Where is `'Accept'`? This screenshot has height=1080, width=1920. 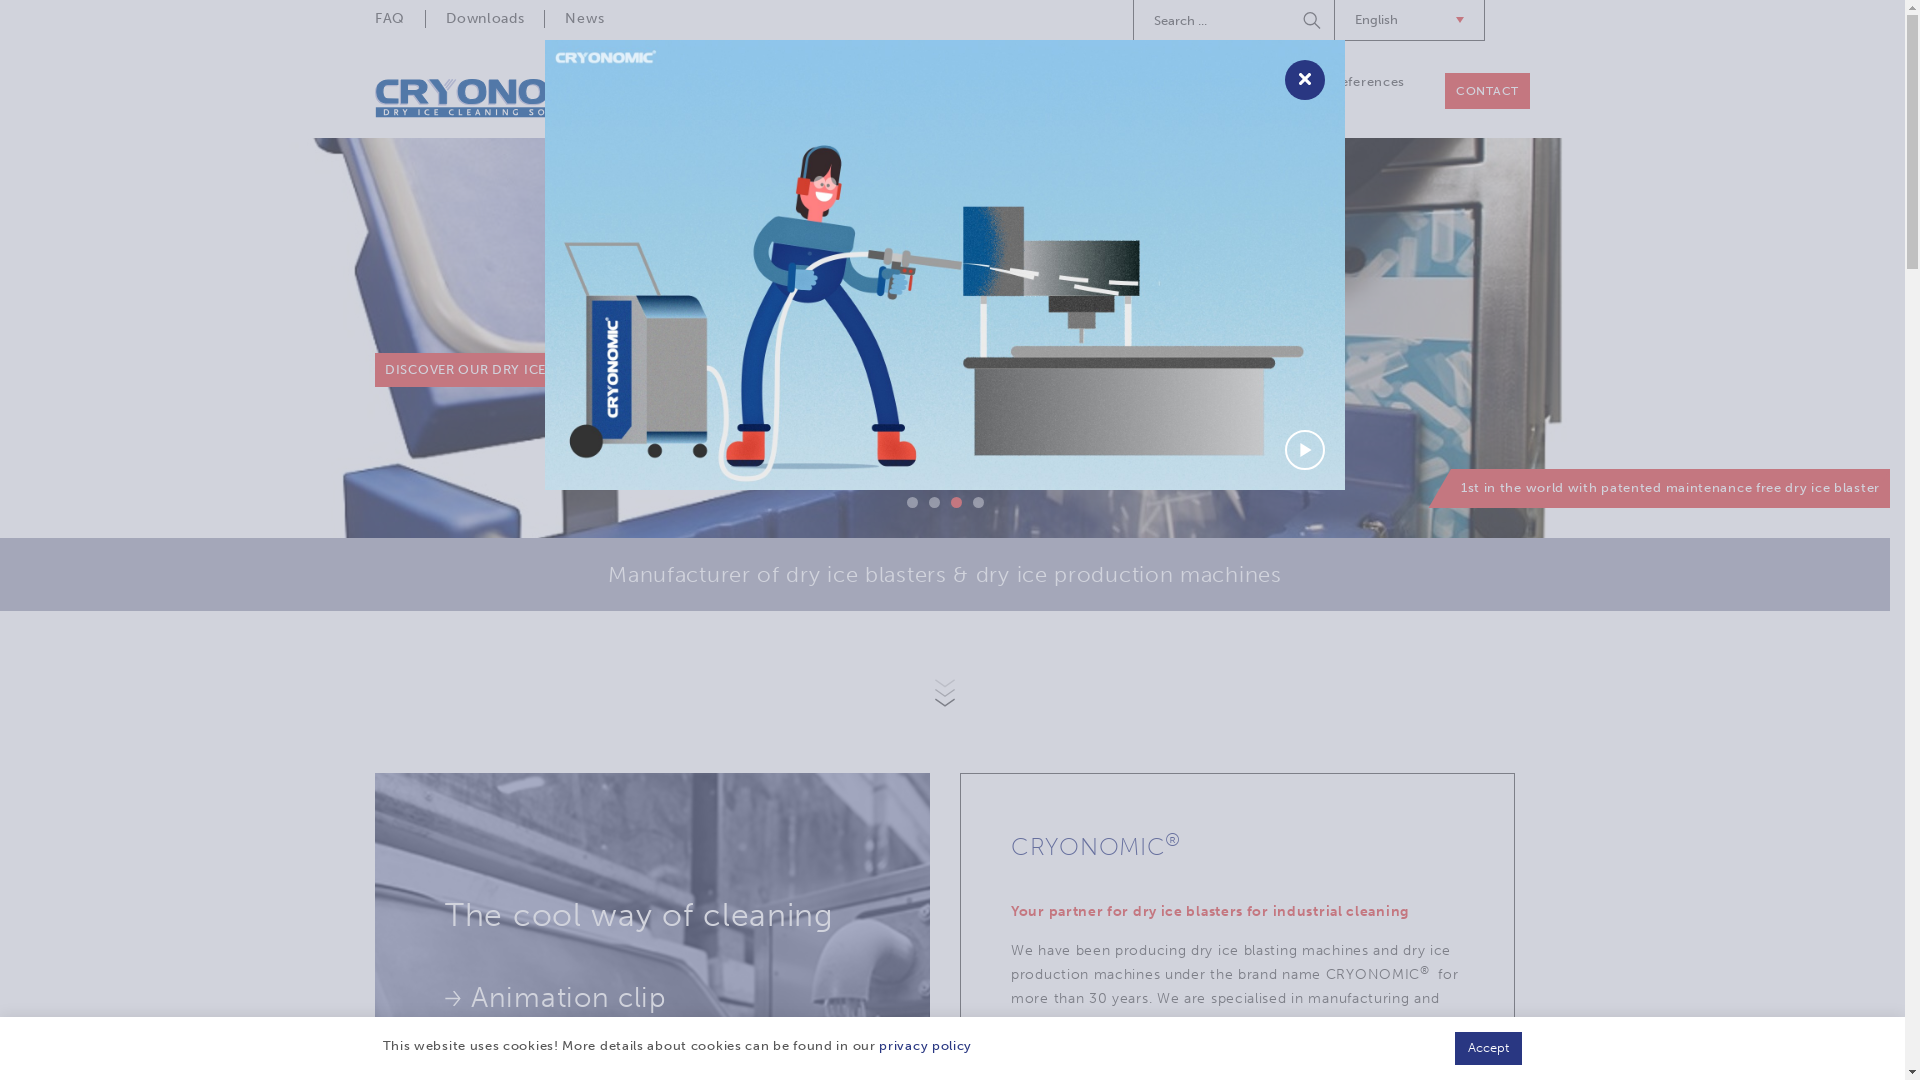 'Accept' is located at coordinates (1488, 1047).